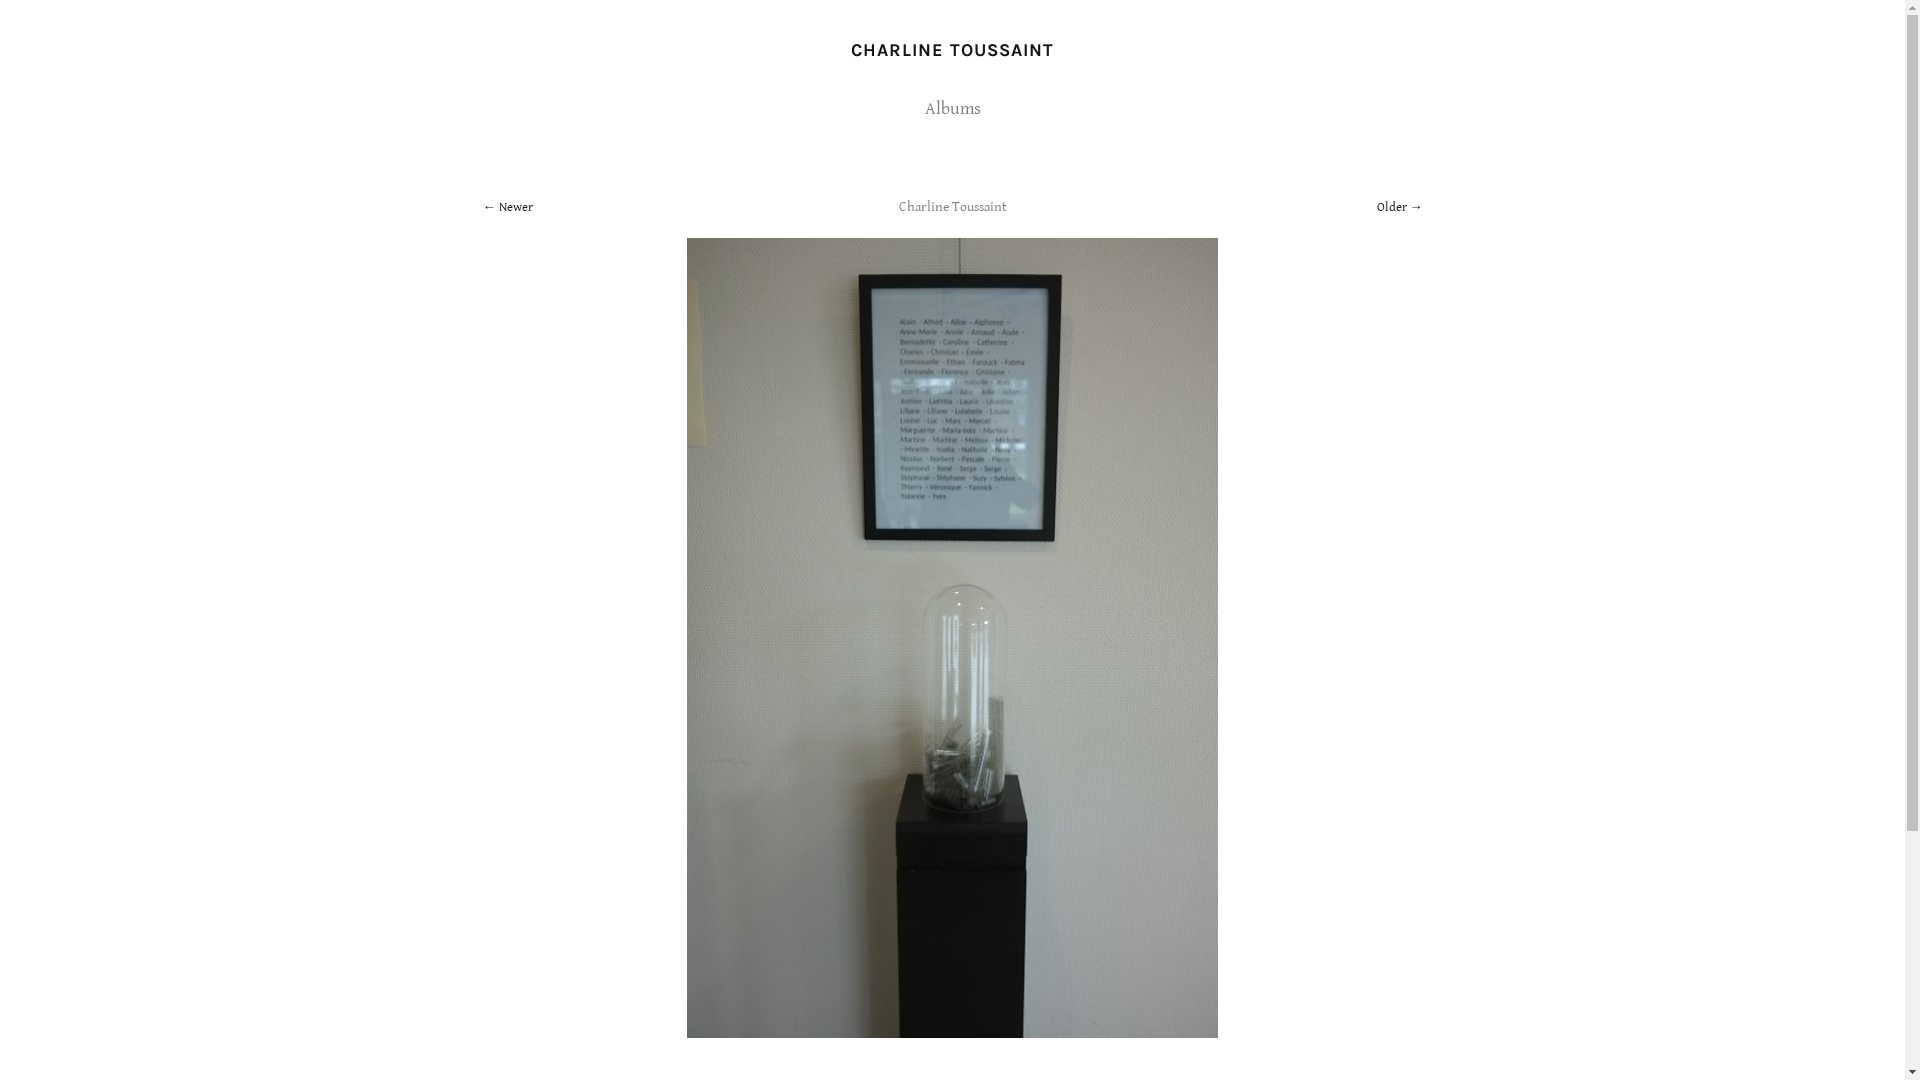 The image size is (1920, 1080). I want to click on 'Albums', so click(950, 108).